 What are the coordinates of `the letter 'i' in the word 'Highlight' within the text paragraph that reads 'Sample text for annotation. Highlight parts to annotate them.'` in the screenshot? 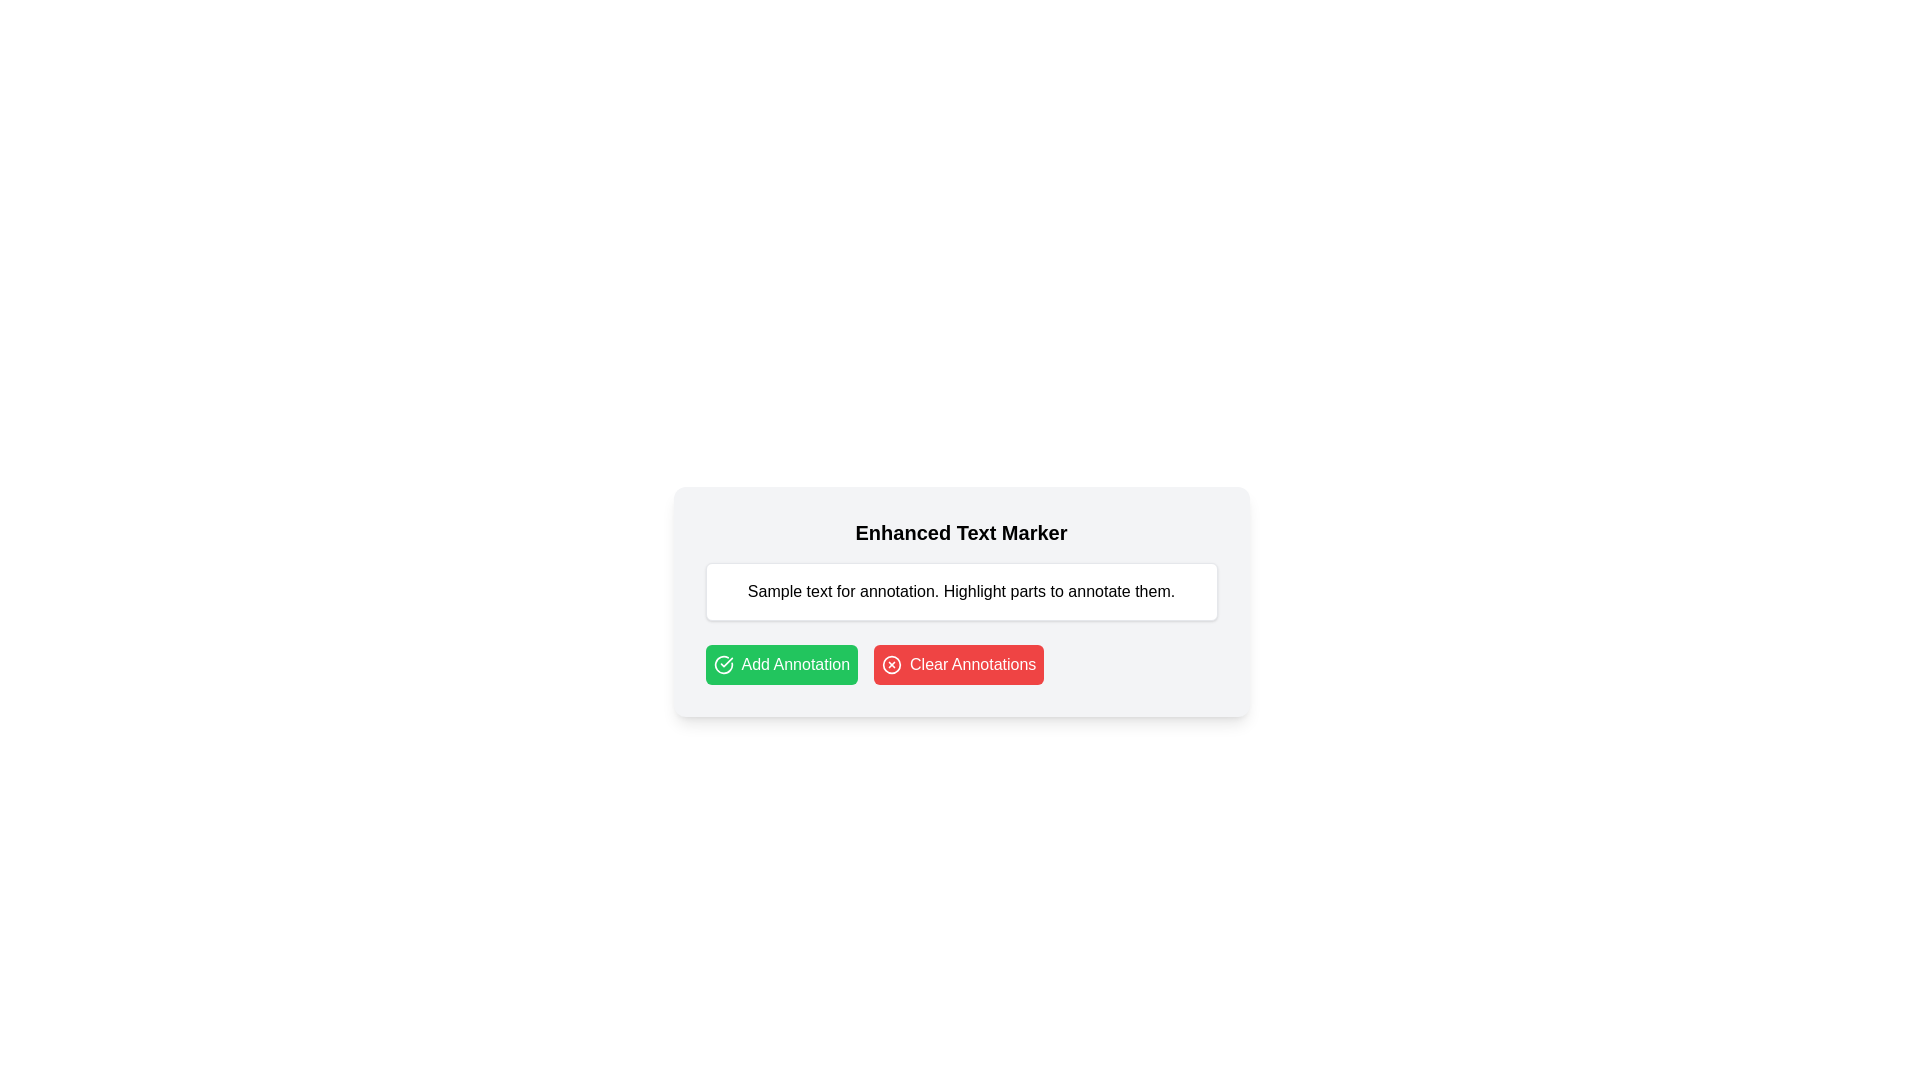 It's located at (981, 590).